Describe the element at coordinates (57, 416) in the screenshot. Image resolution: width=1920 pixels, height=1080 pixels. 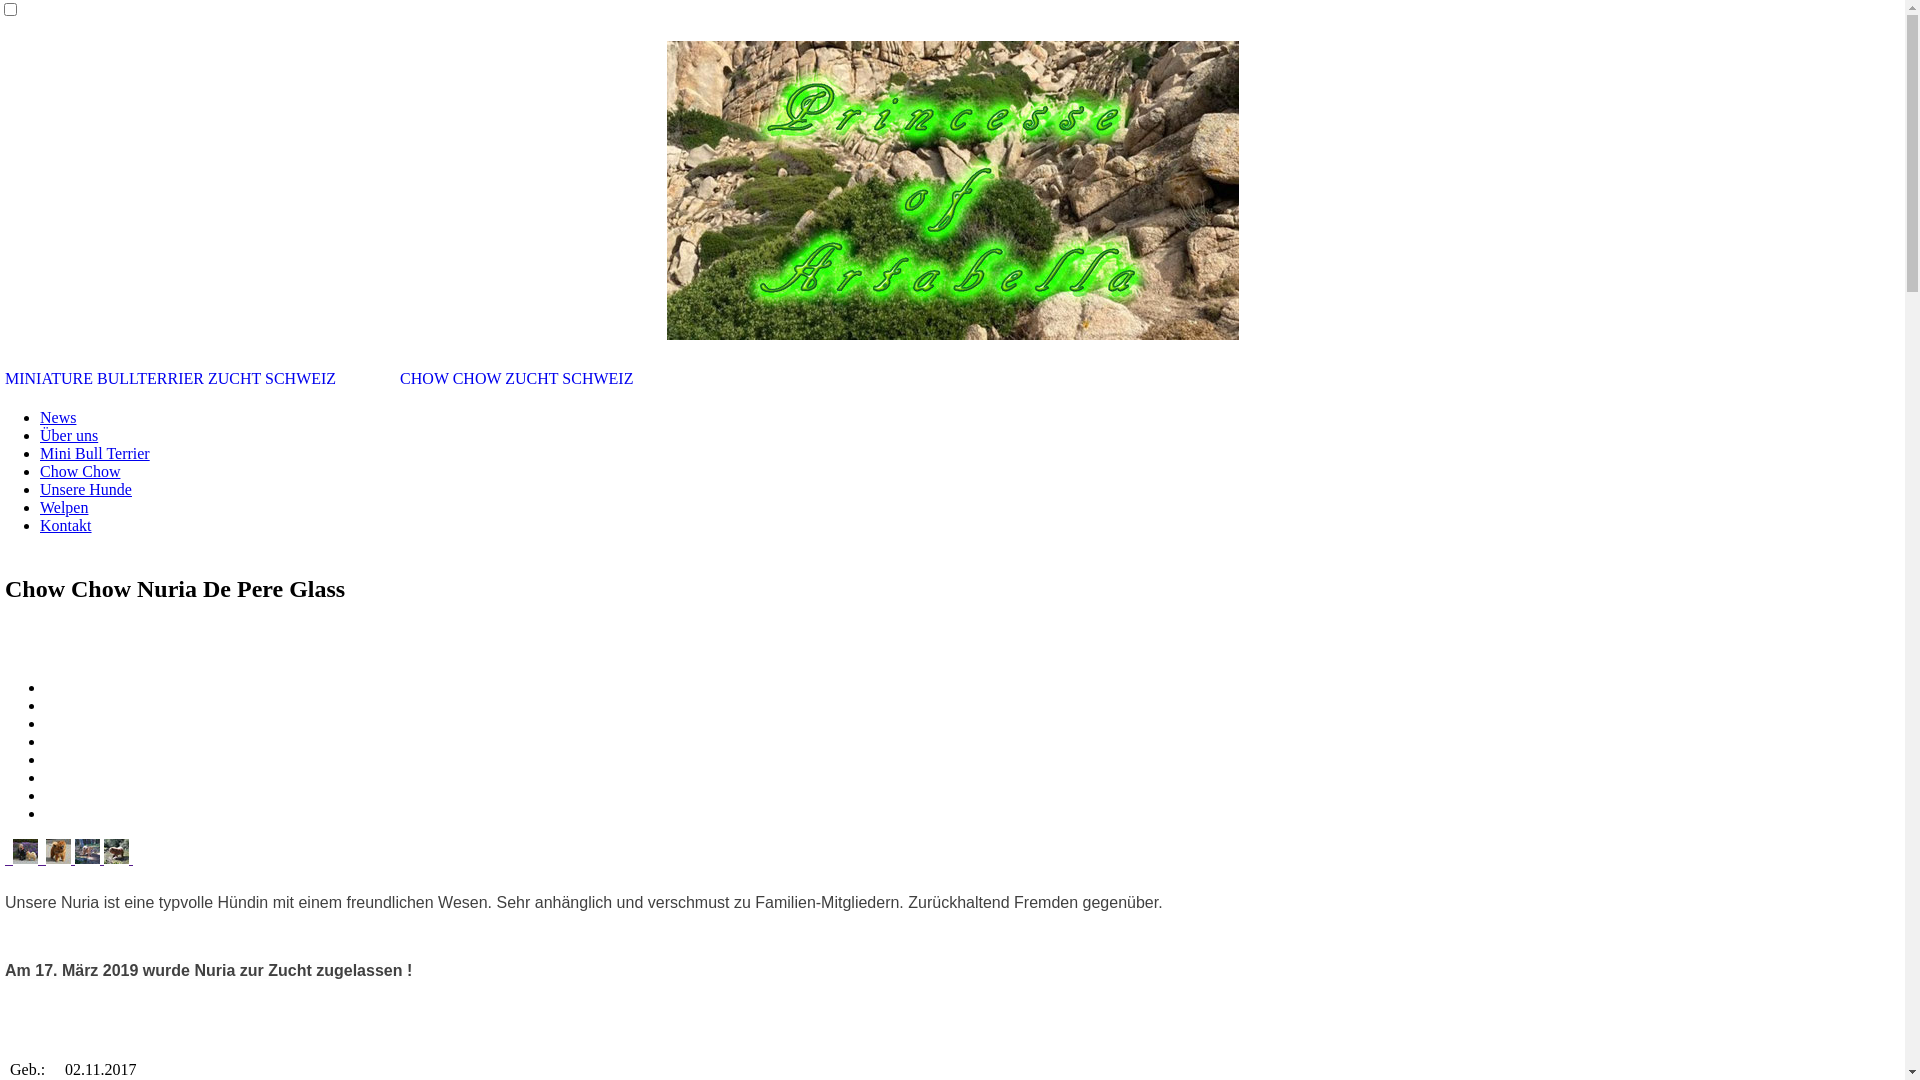
I see `'News'` at that location.